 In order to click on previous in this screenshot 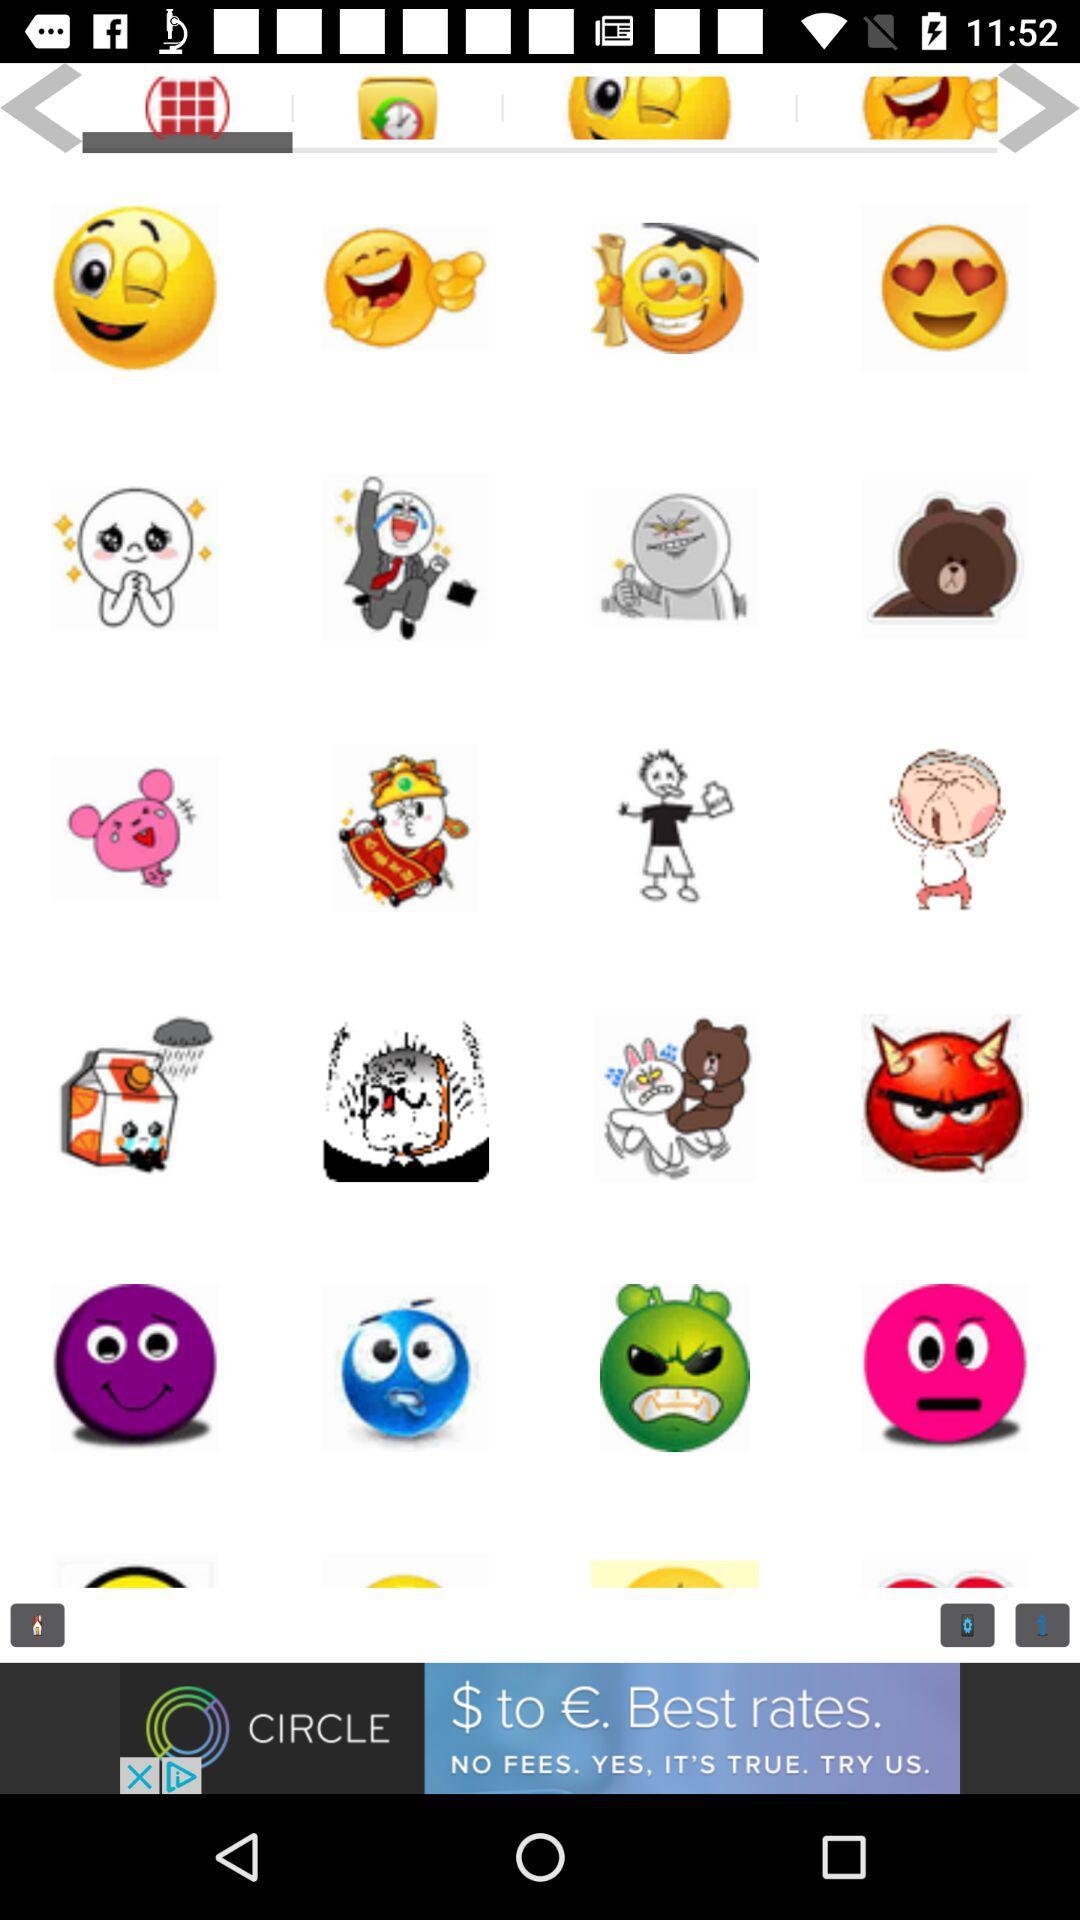, I will do `click(37, 1625)`.